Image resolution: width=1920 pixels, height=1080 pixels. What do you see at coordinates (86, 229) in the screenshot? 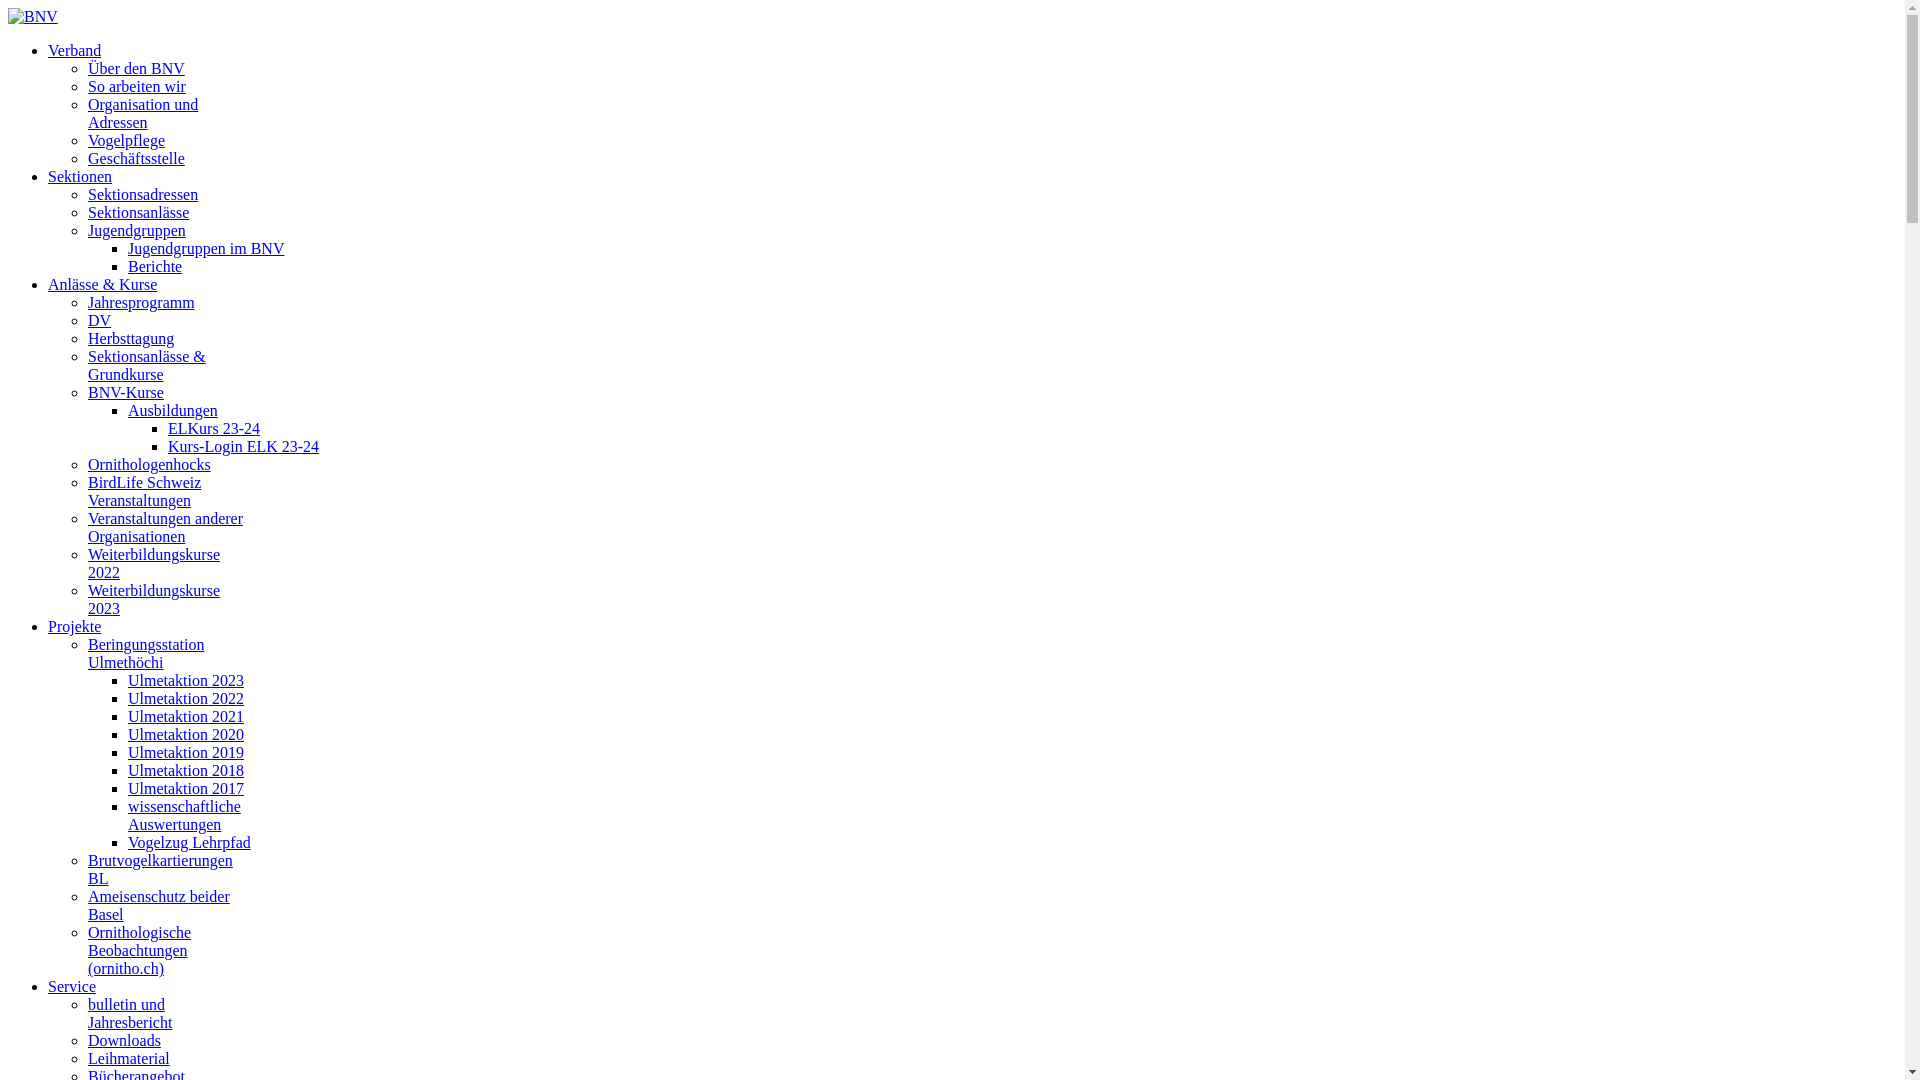
I see `'Jugendgruppen'` at bounding box center [86, 229].